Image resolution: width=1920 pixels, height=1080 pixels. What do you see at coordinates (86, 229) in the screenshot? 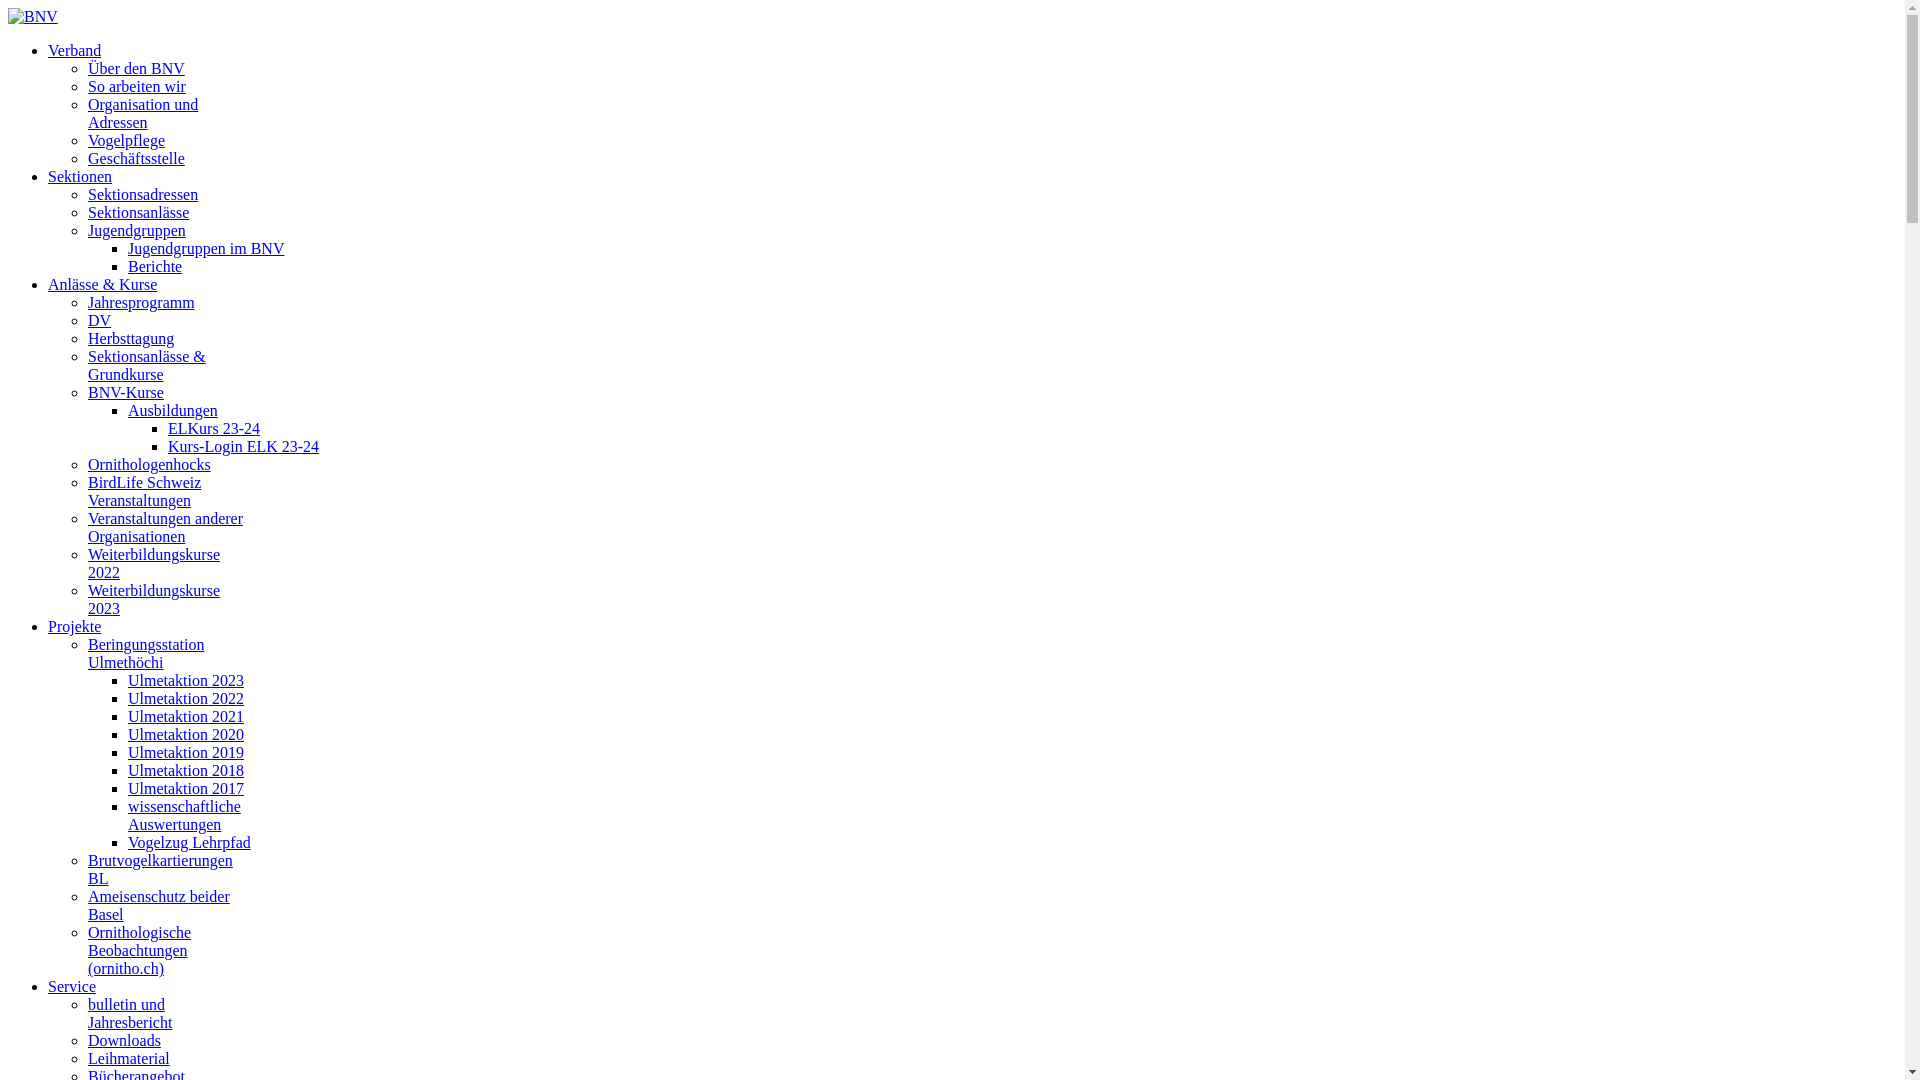
I see `'Jugendgruppen'` at bounding box center [86, 229].